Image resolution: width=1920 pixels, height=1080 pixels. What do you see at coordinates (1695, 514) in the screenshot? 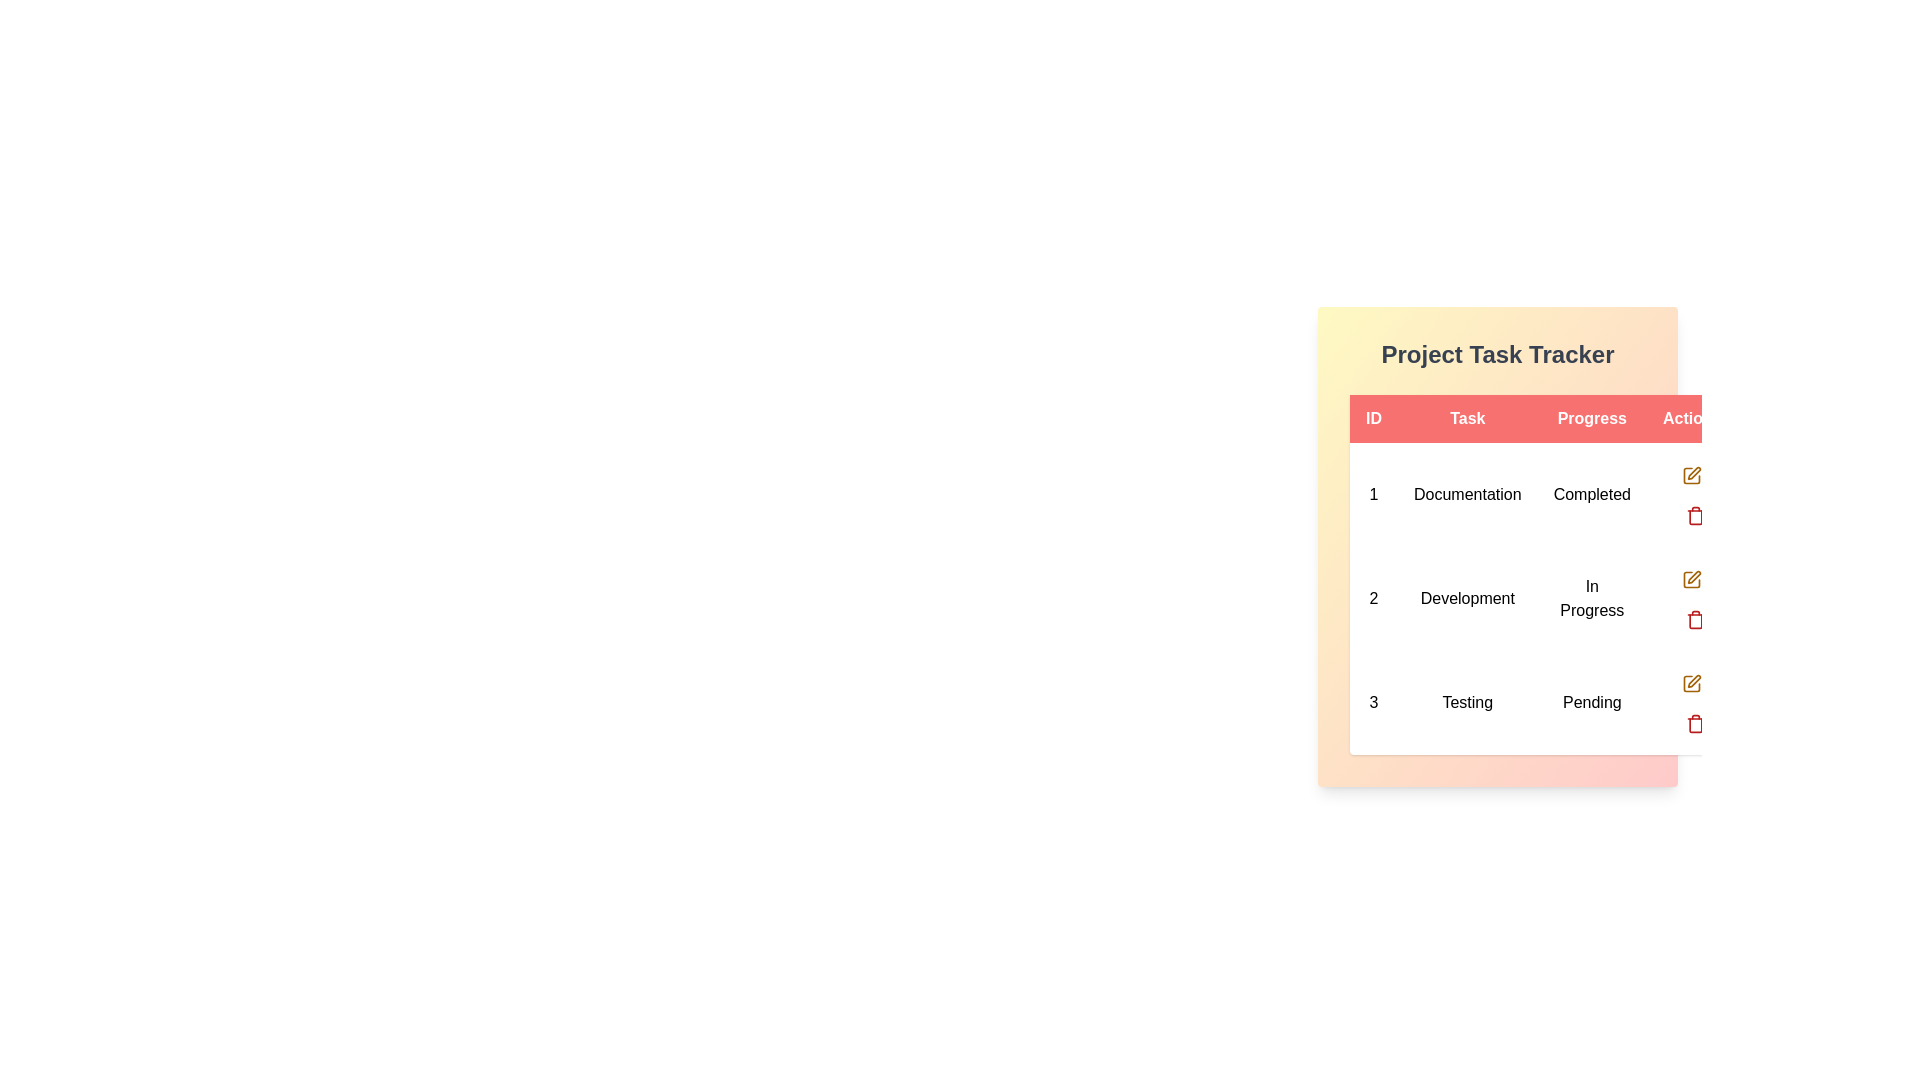
I see `delete button for task 1` at bounding box center [1695, 514].